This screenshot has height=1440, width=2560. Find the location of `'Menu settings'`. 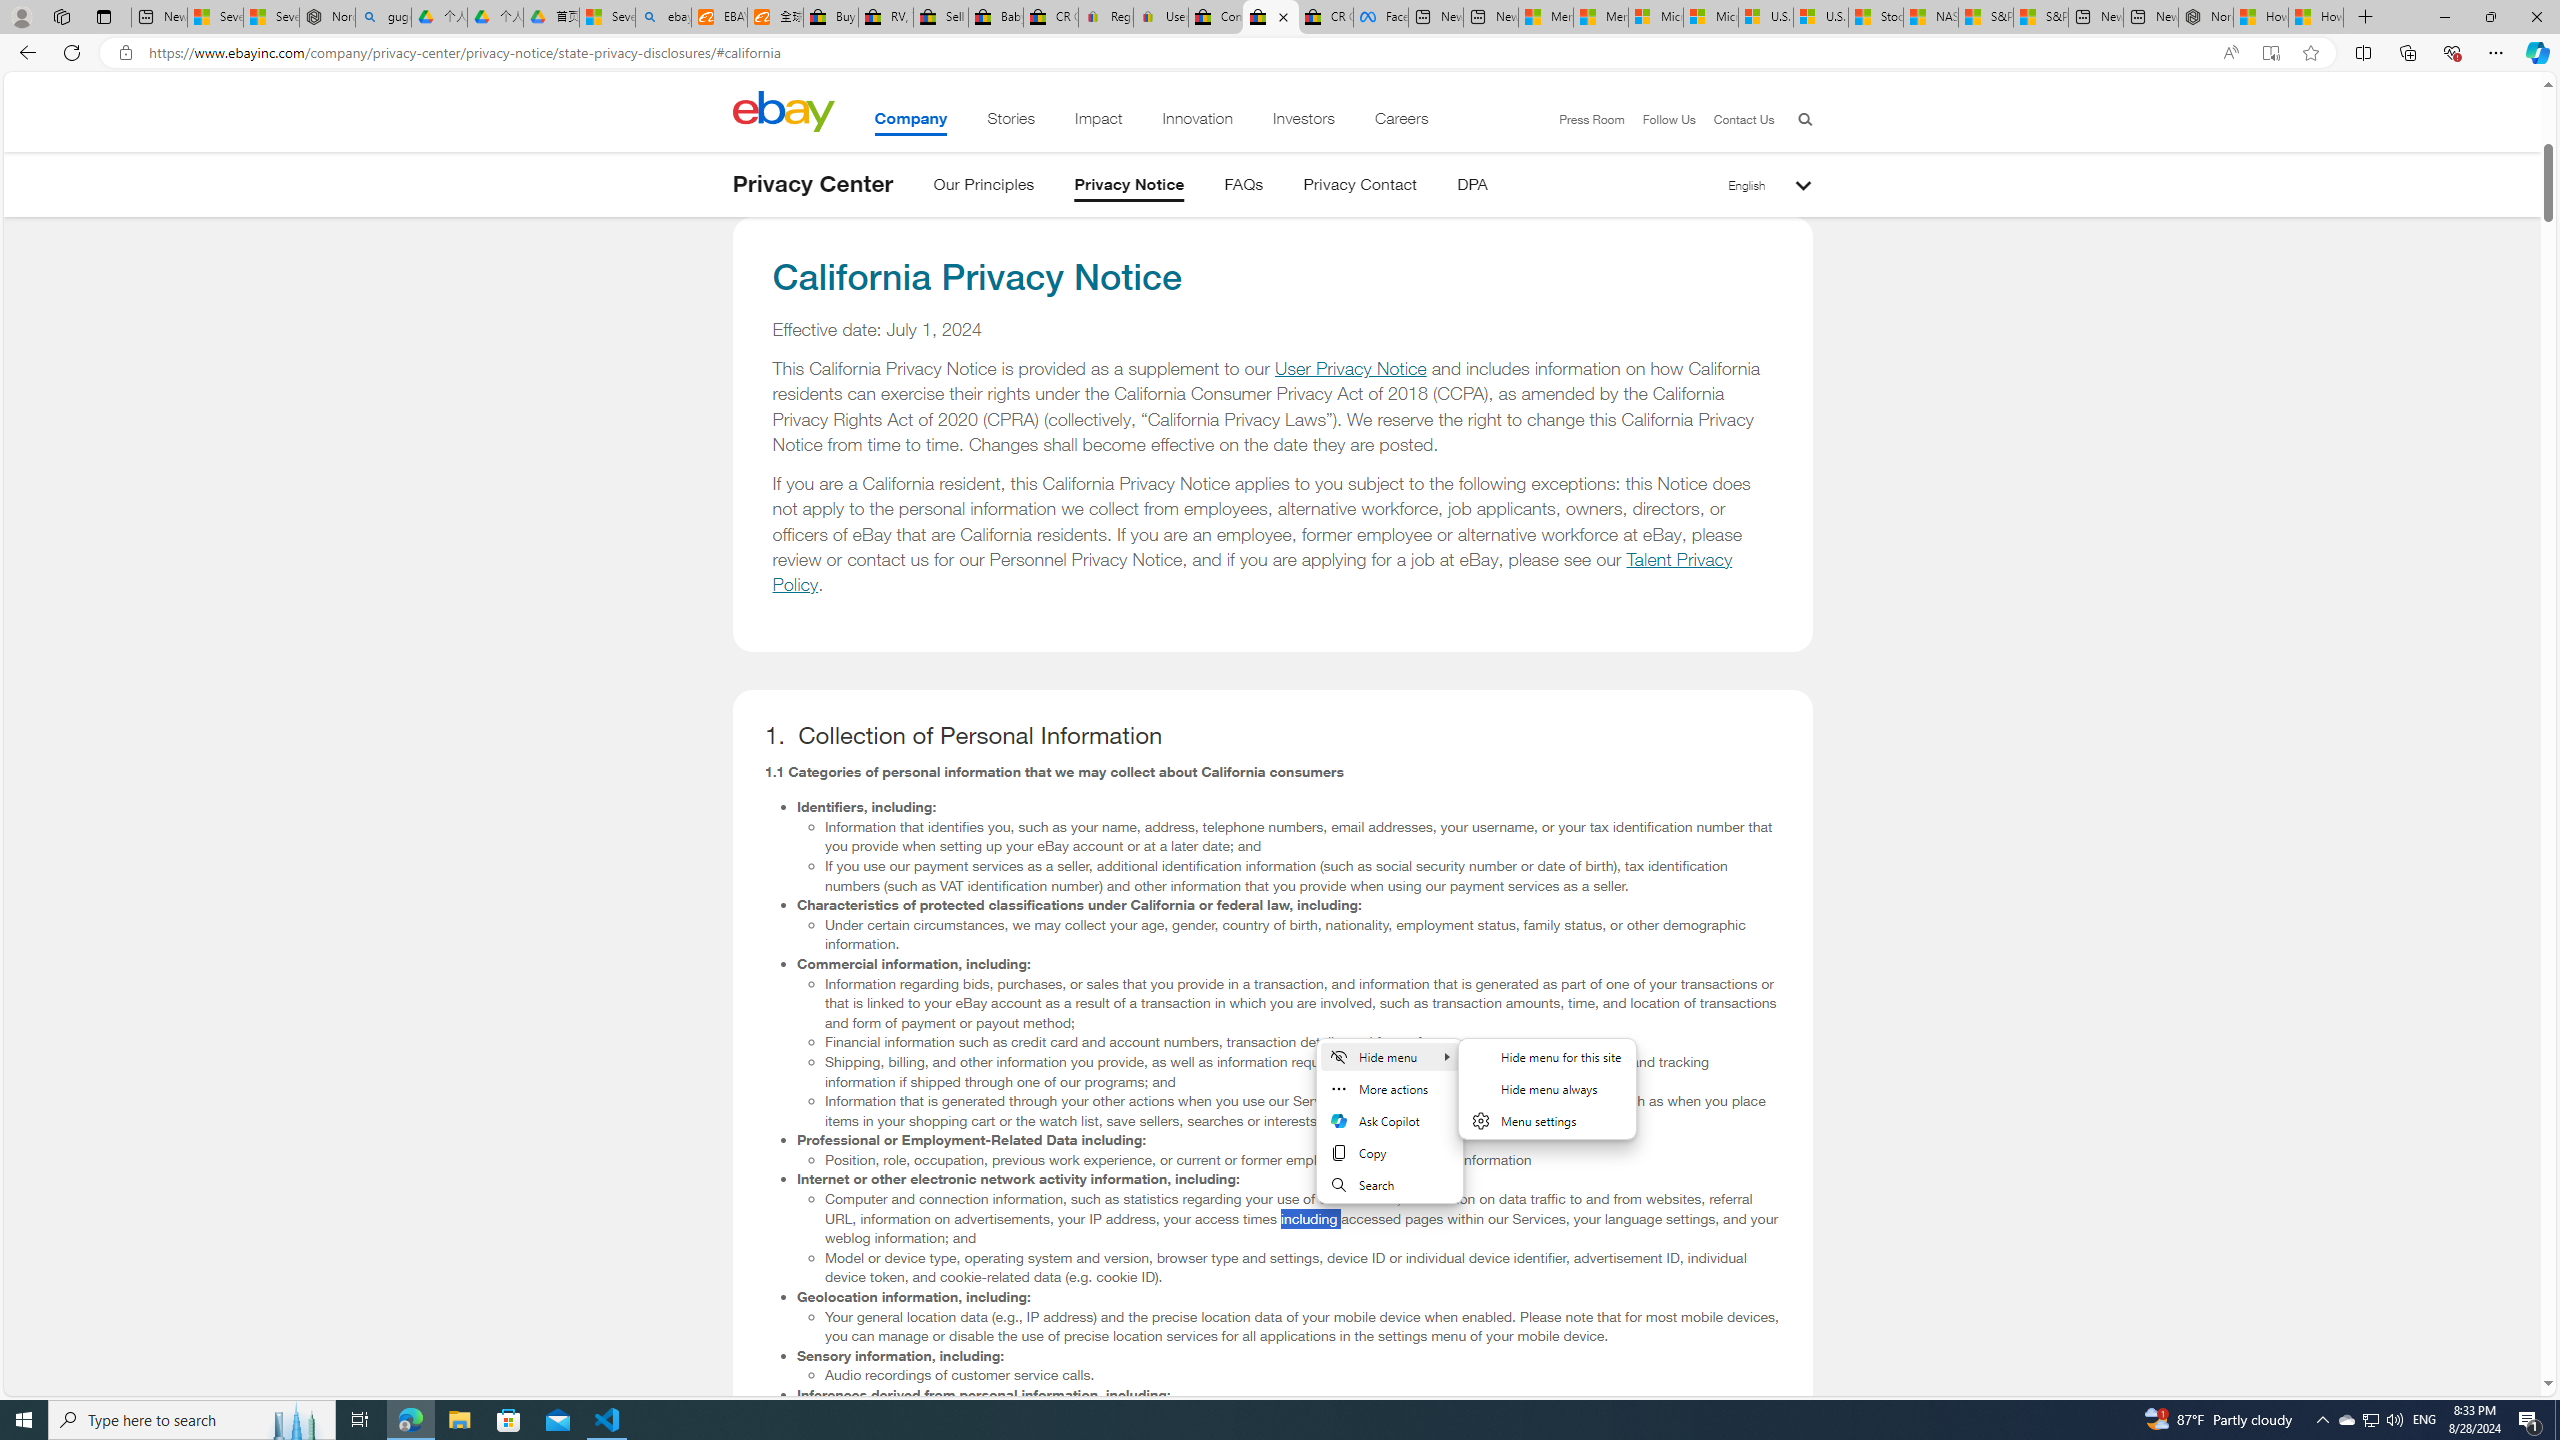

'Menu settings' is located at coordinates (1546, 1121).